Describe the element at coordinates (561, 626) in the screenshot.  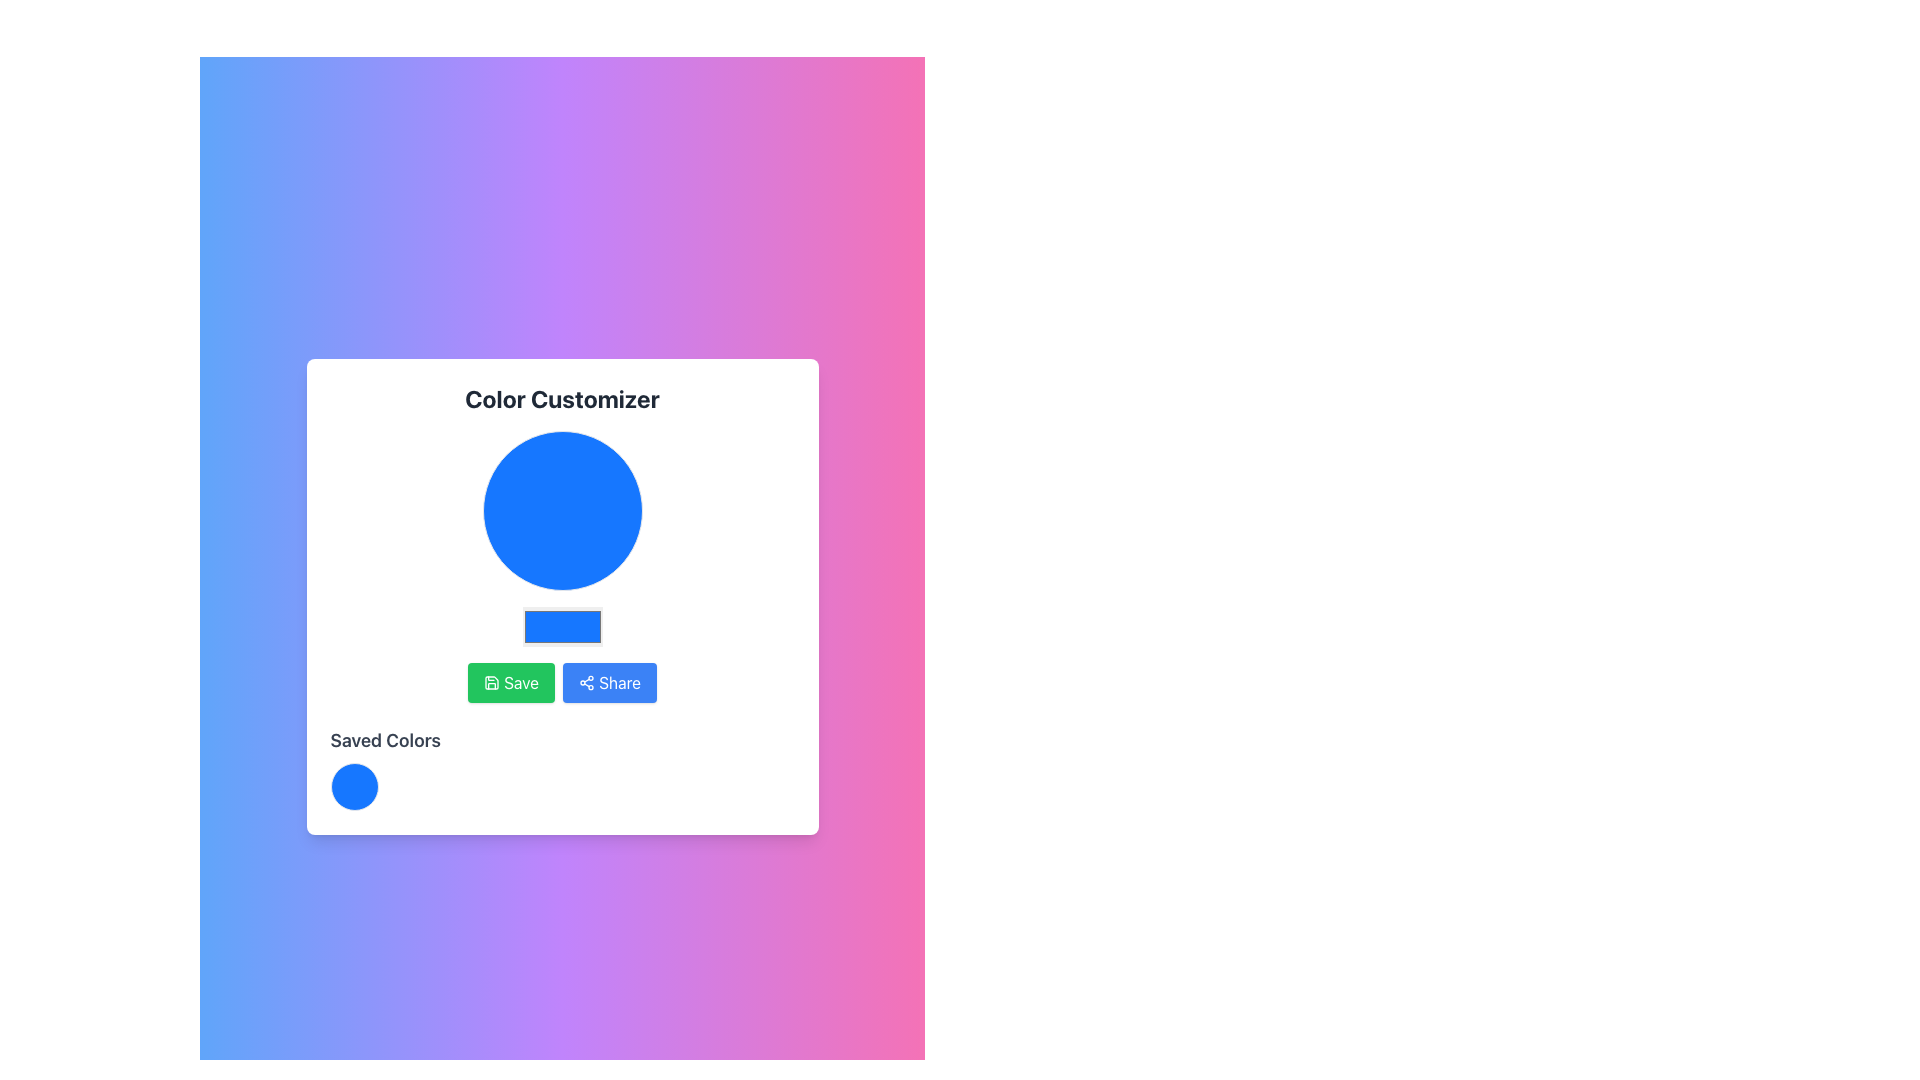
I see `the solid blue rectangular button located in the 'Color Customizer' section, positioned centrally below the circular color preview area` at that location.